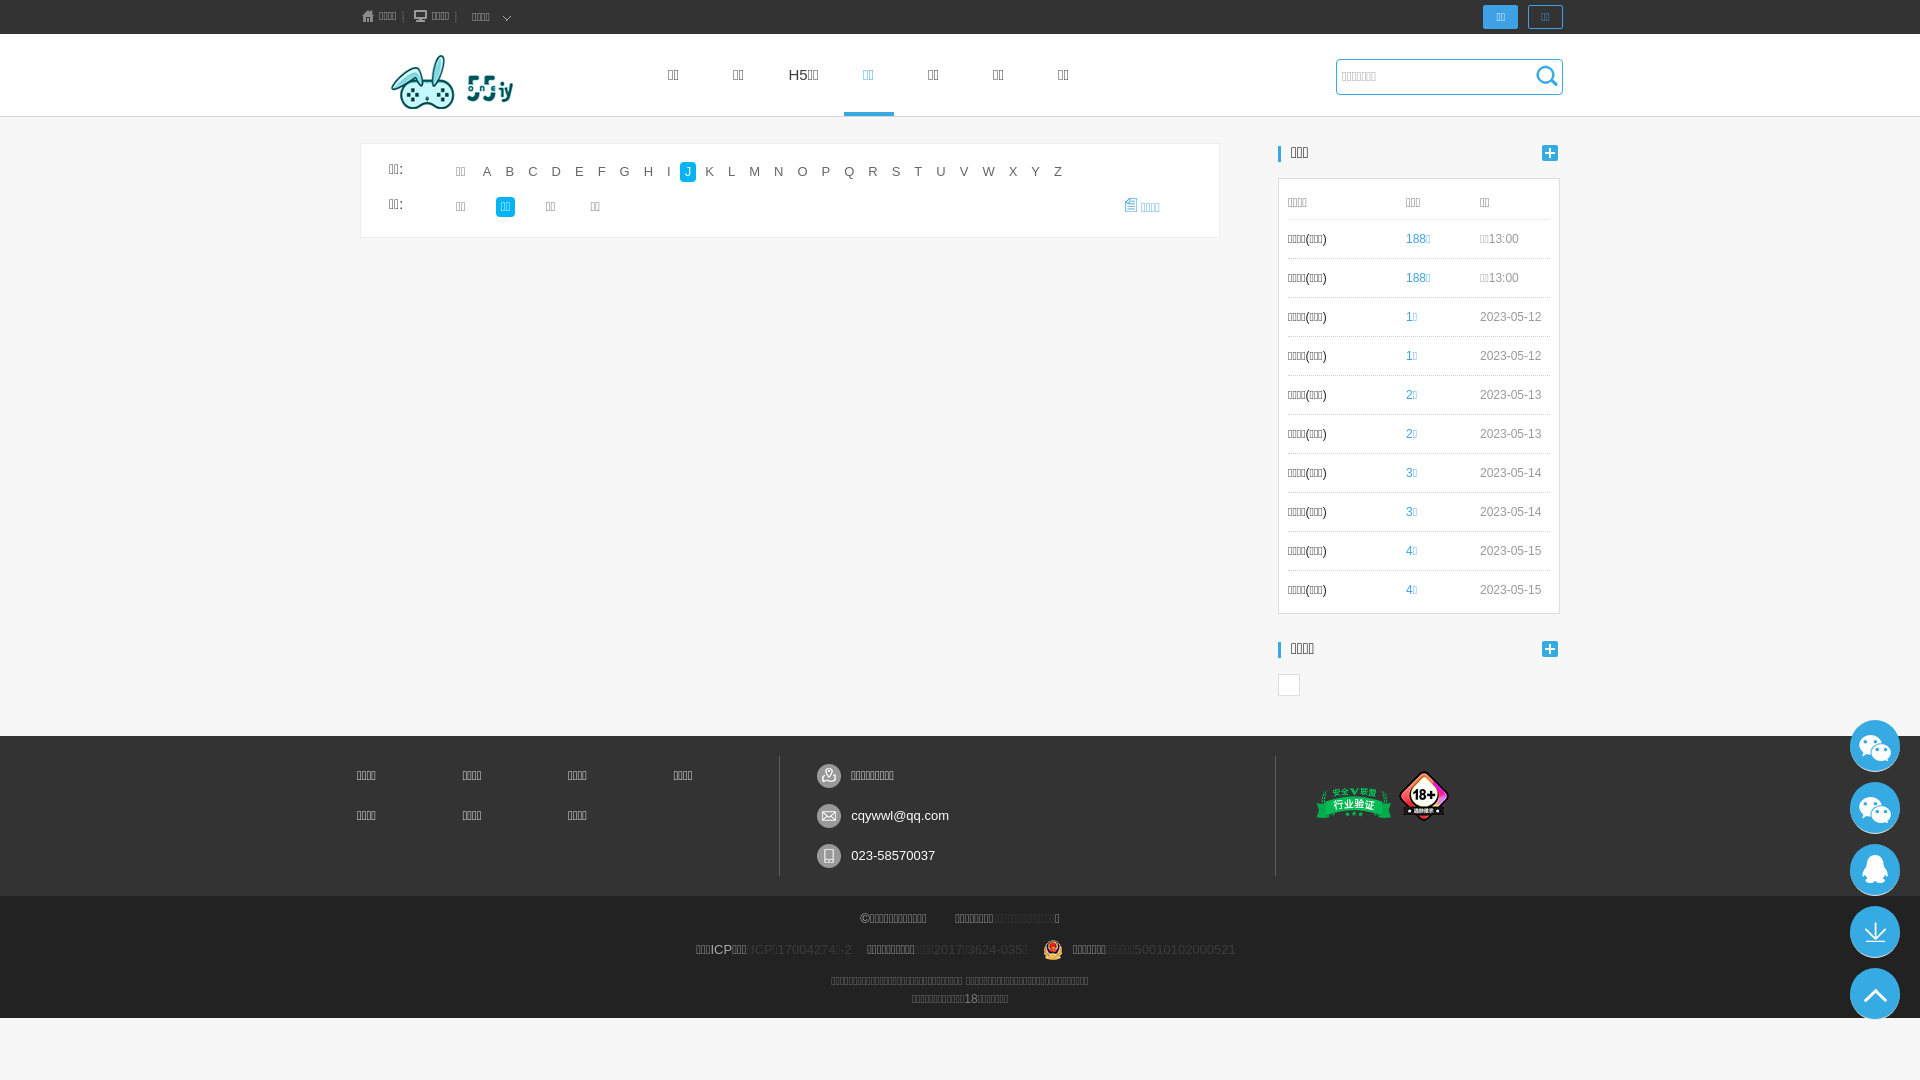  Describe the element at coordinates (600, 171) in the screenshot. I see `'F'` at that location.